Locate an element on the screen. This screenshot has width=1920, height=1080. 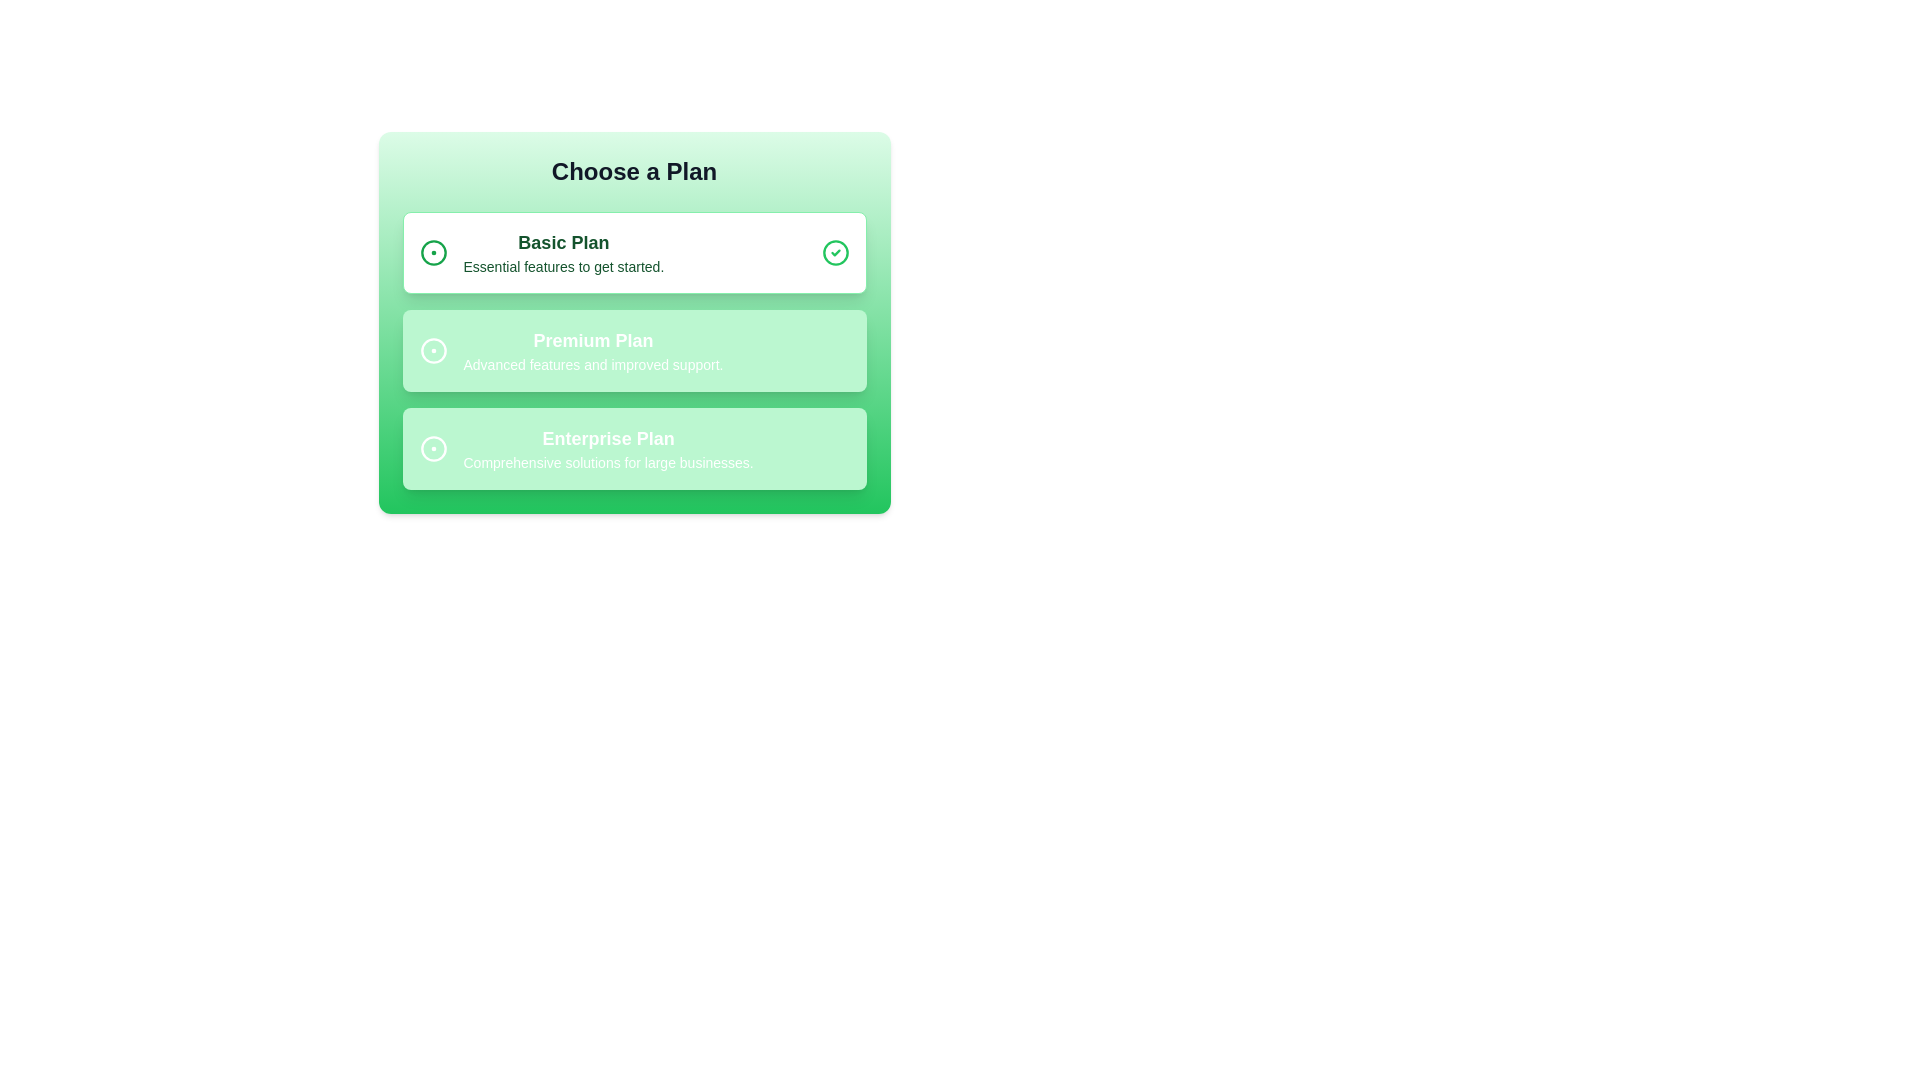
the state of the icon indicating that the 'Basic Plan' is selected, located in the top-right corner of the 'Basic Plan' card adjacent to the text 'Basic Plan' is located at coordinates (835, 252).